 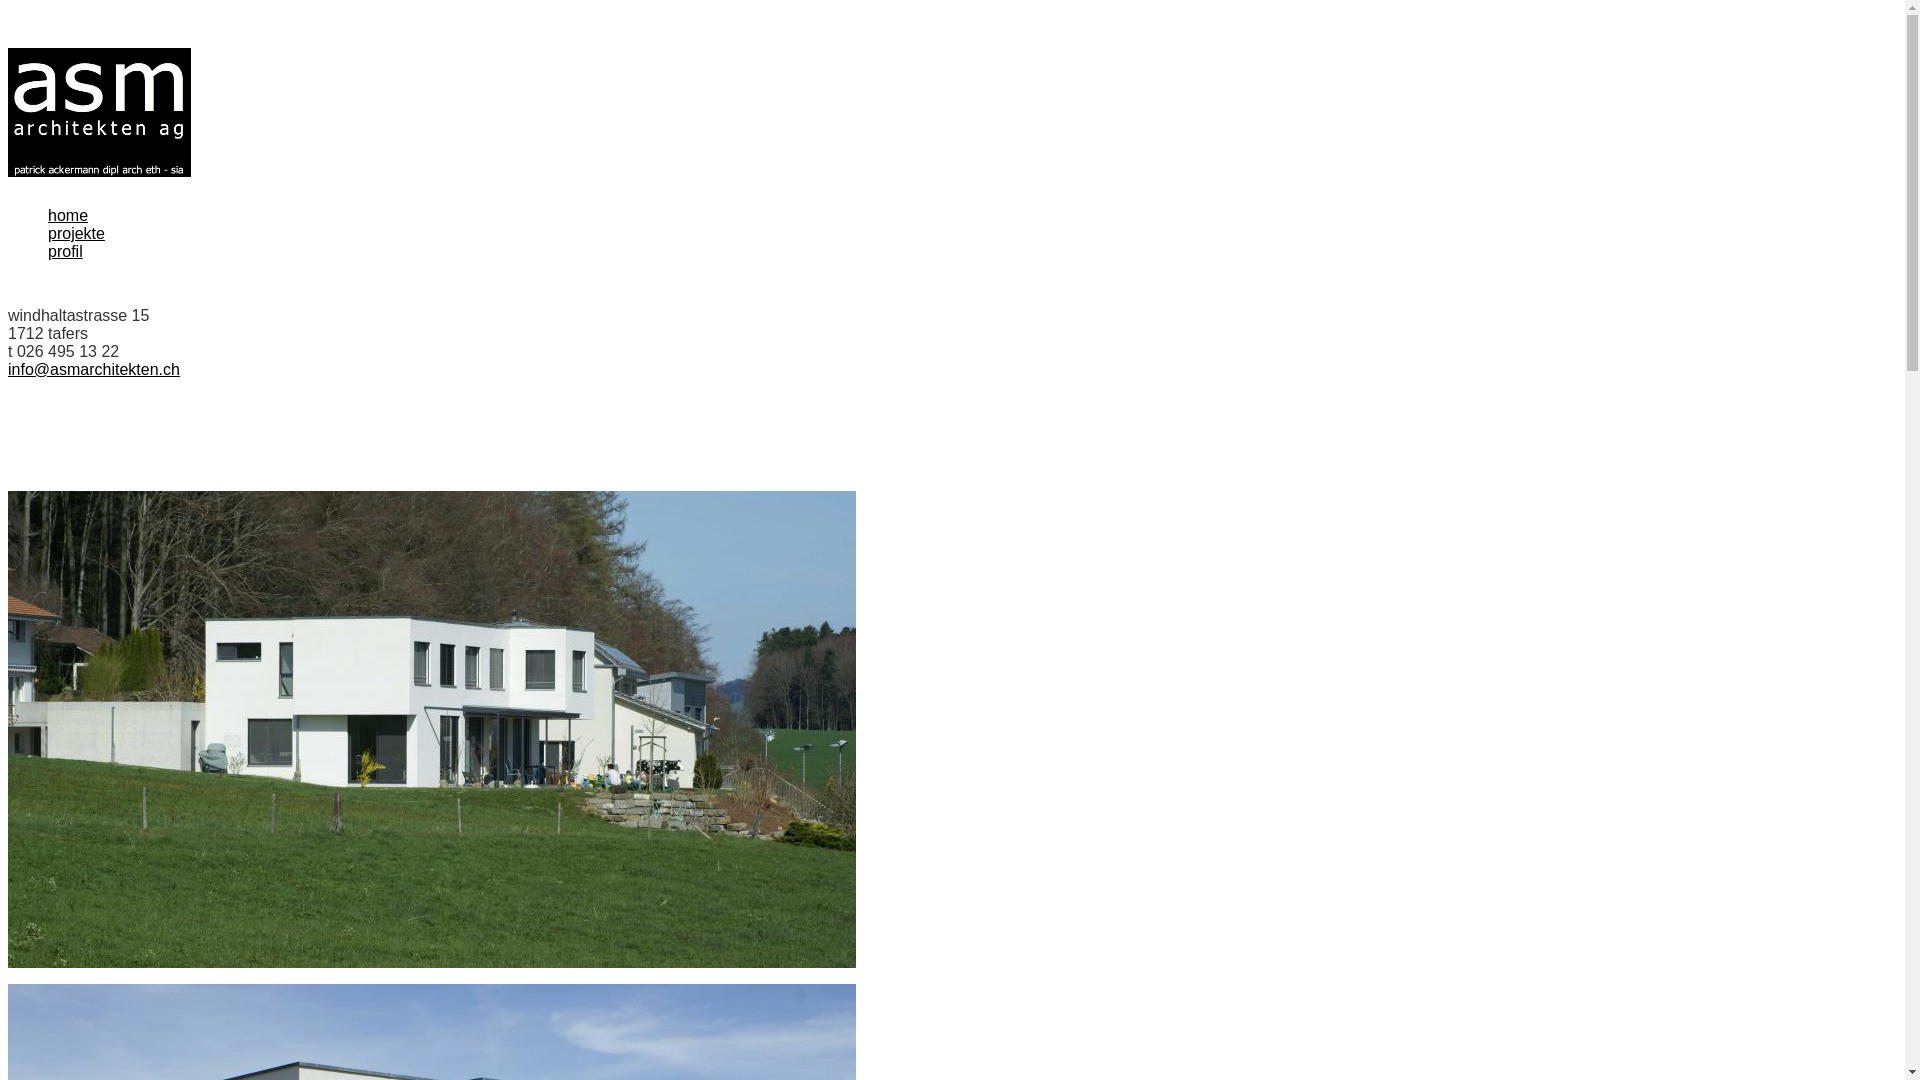 What do you see at coordinates (431, 729) in the screenshot?
I see `'EFH Magdalenastrasse-2'` at bounding box center [431, 729].